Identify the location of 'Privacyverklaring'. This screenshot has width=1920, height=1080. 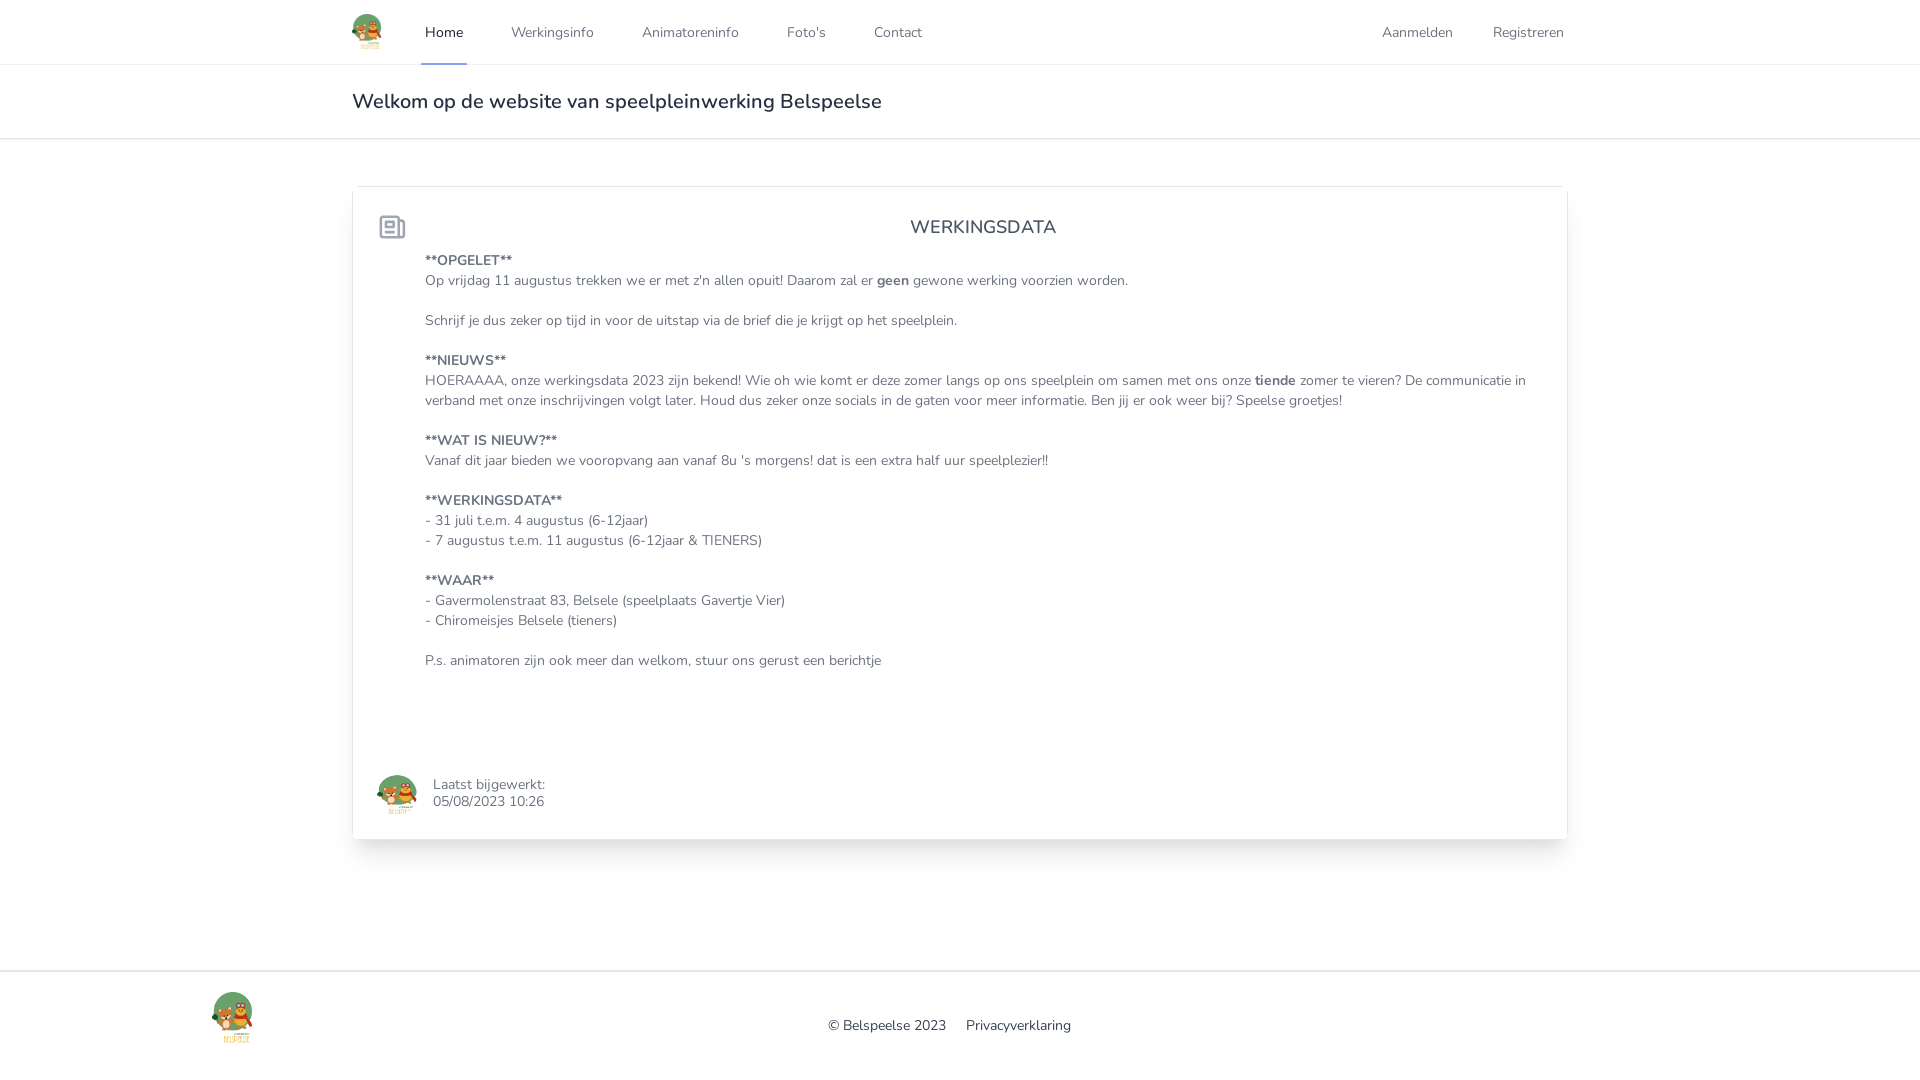
(1018, 1026).